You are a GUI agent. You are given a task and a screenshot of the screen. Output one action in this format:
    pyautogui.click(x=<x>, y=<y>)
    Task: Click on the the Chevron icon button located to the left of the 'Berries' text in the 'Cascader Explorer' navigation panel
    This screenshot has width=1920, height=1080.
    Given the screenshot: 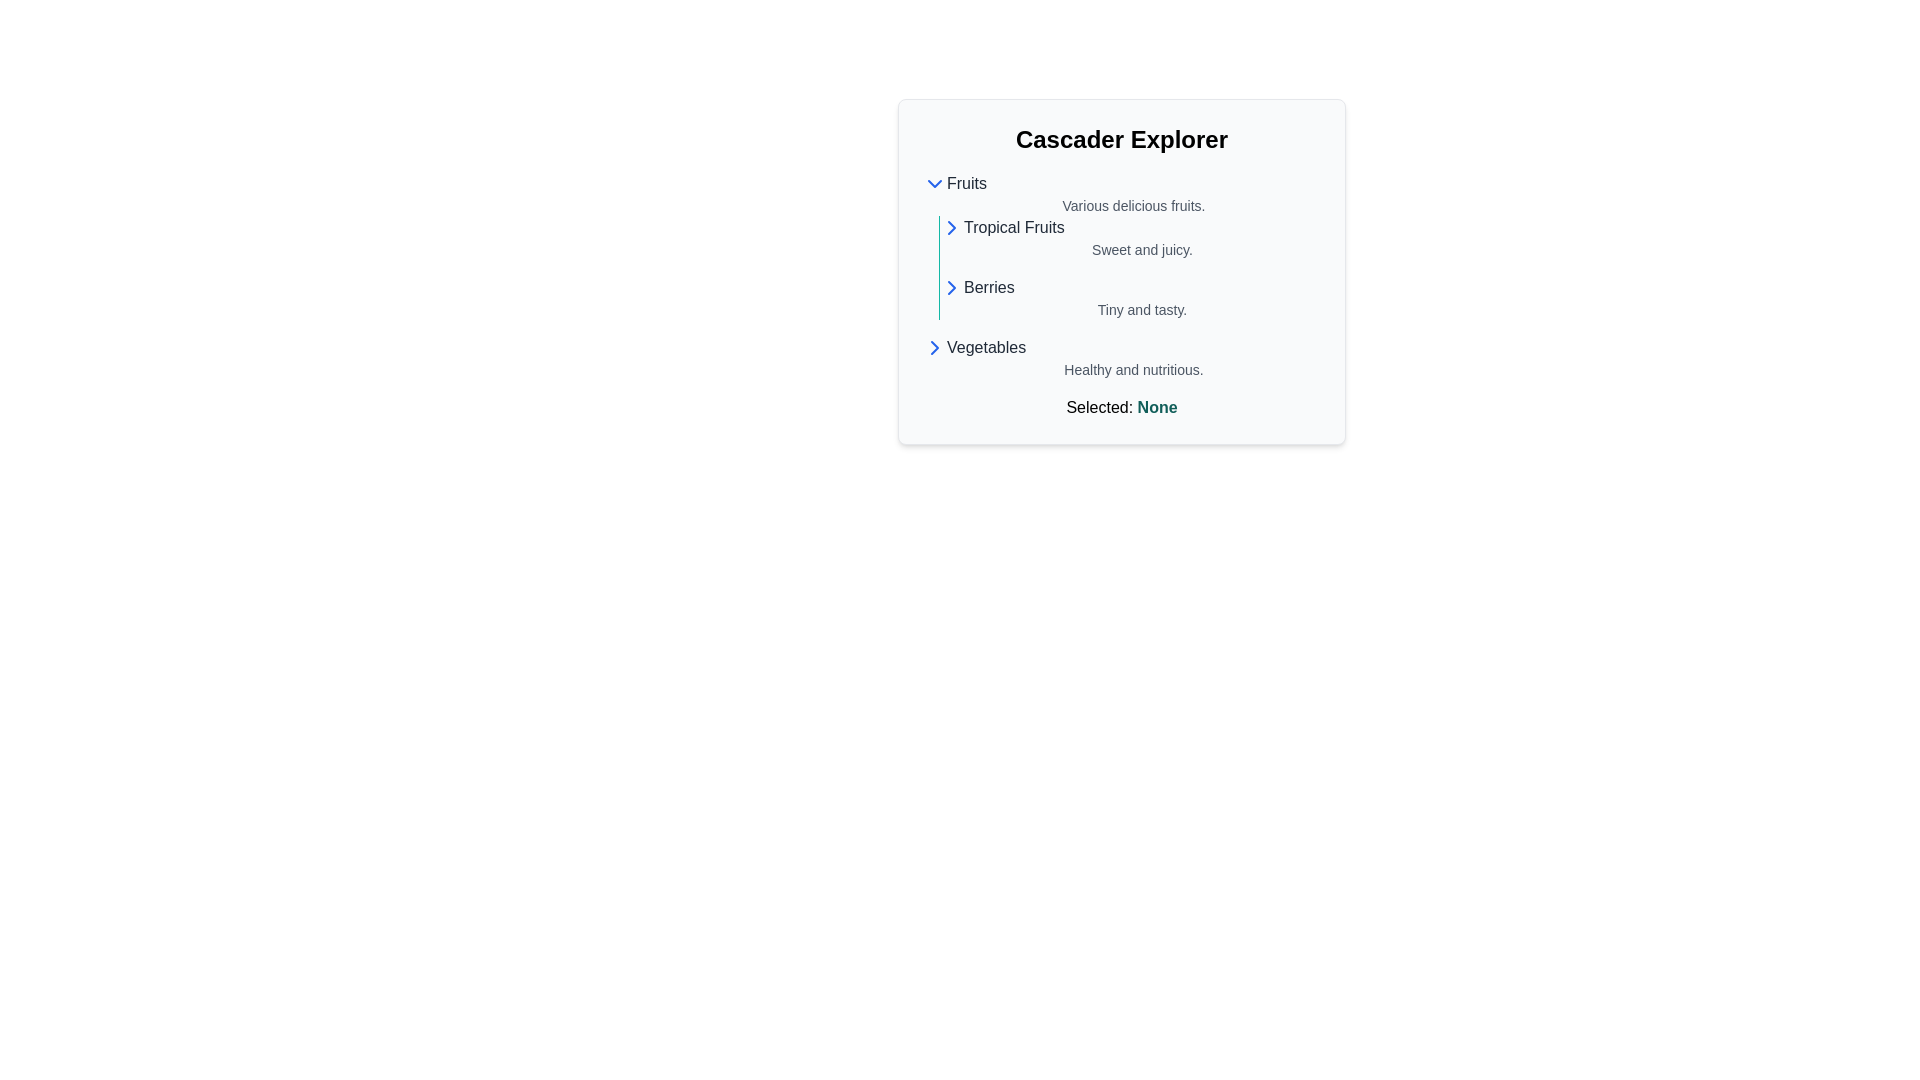 What is the action you would take?
    pyautogui.click(x=950, y=288)
    